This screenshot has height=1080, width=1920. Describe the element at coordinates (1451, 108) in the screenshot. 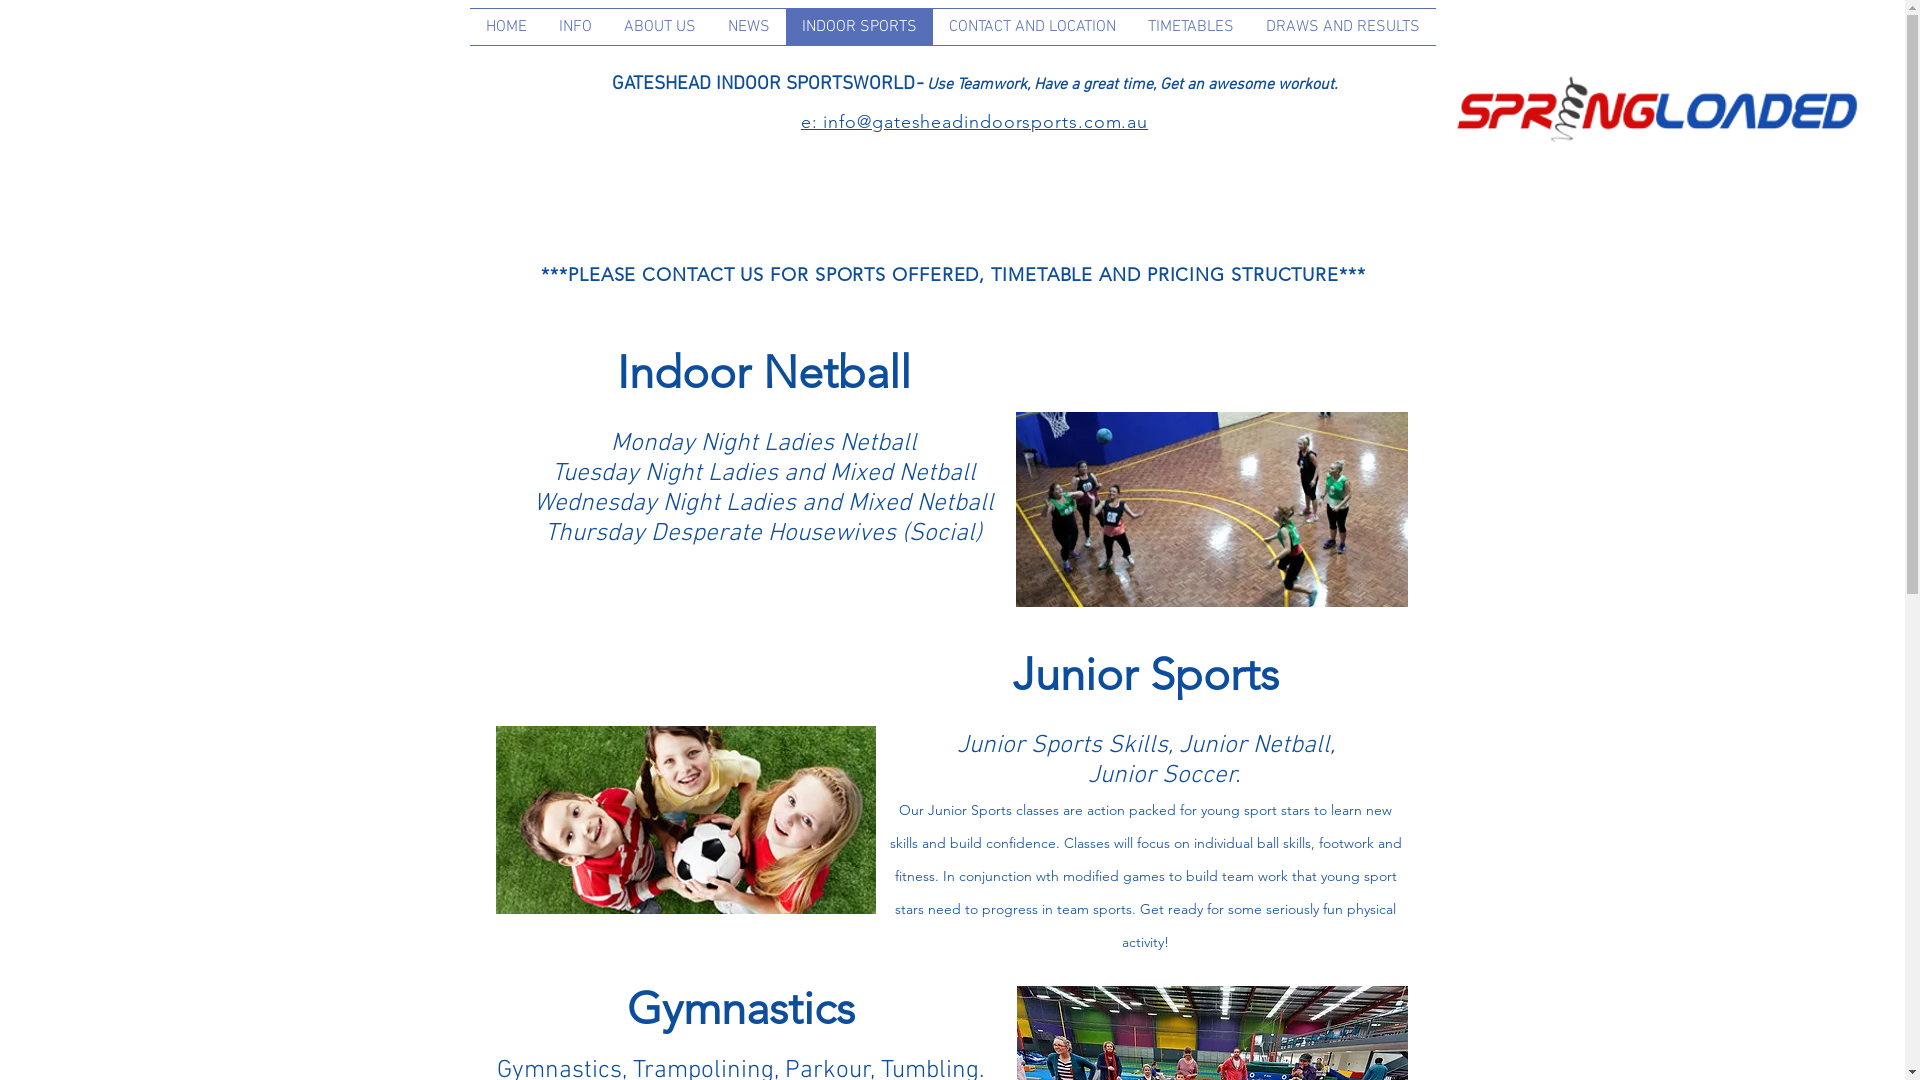

I see `'springlogo.png'` at that location.